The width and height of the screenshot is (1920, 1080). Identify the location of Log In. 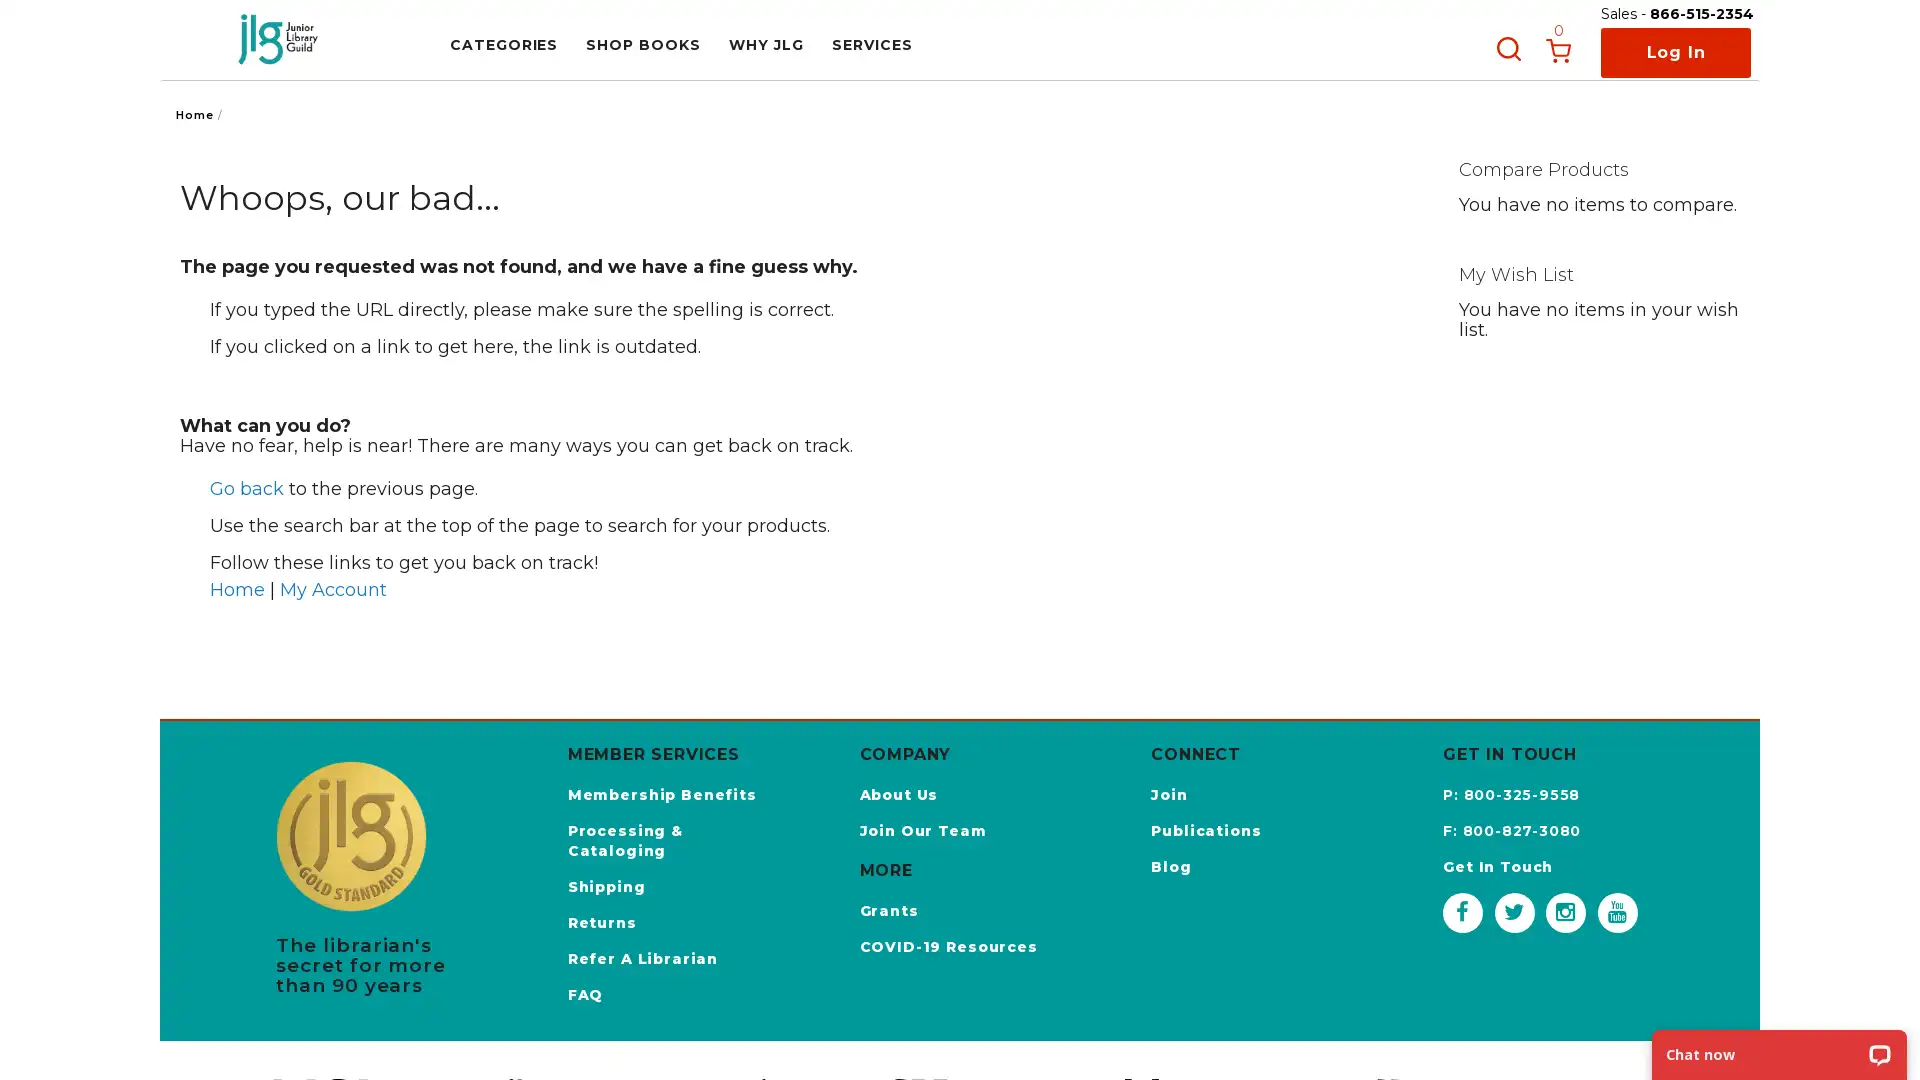
(1675, 52).